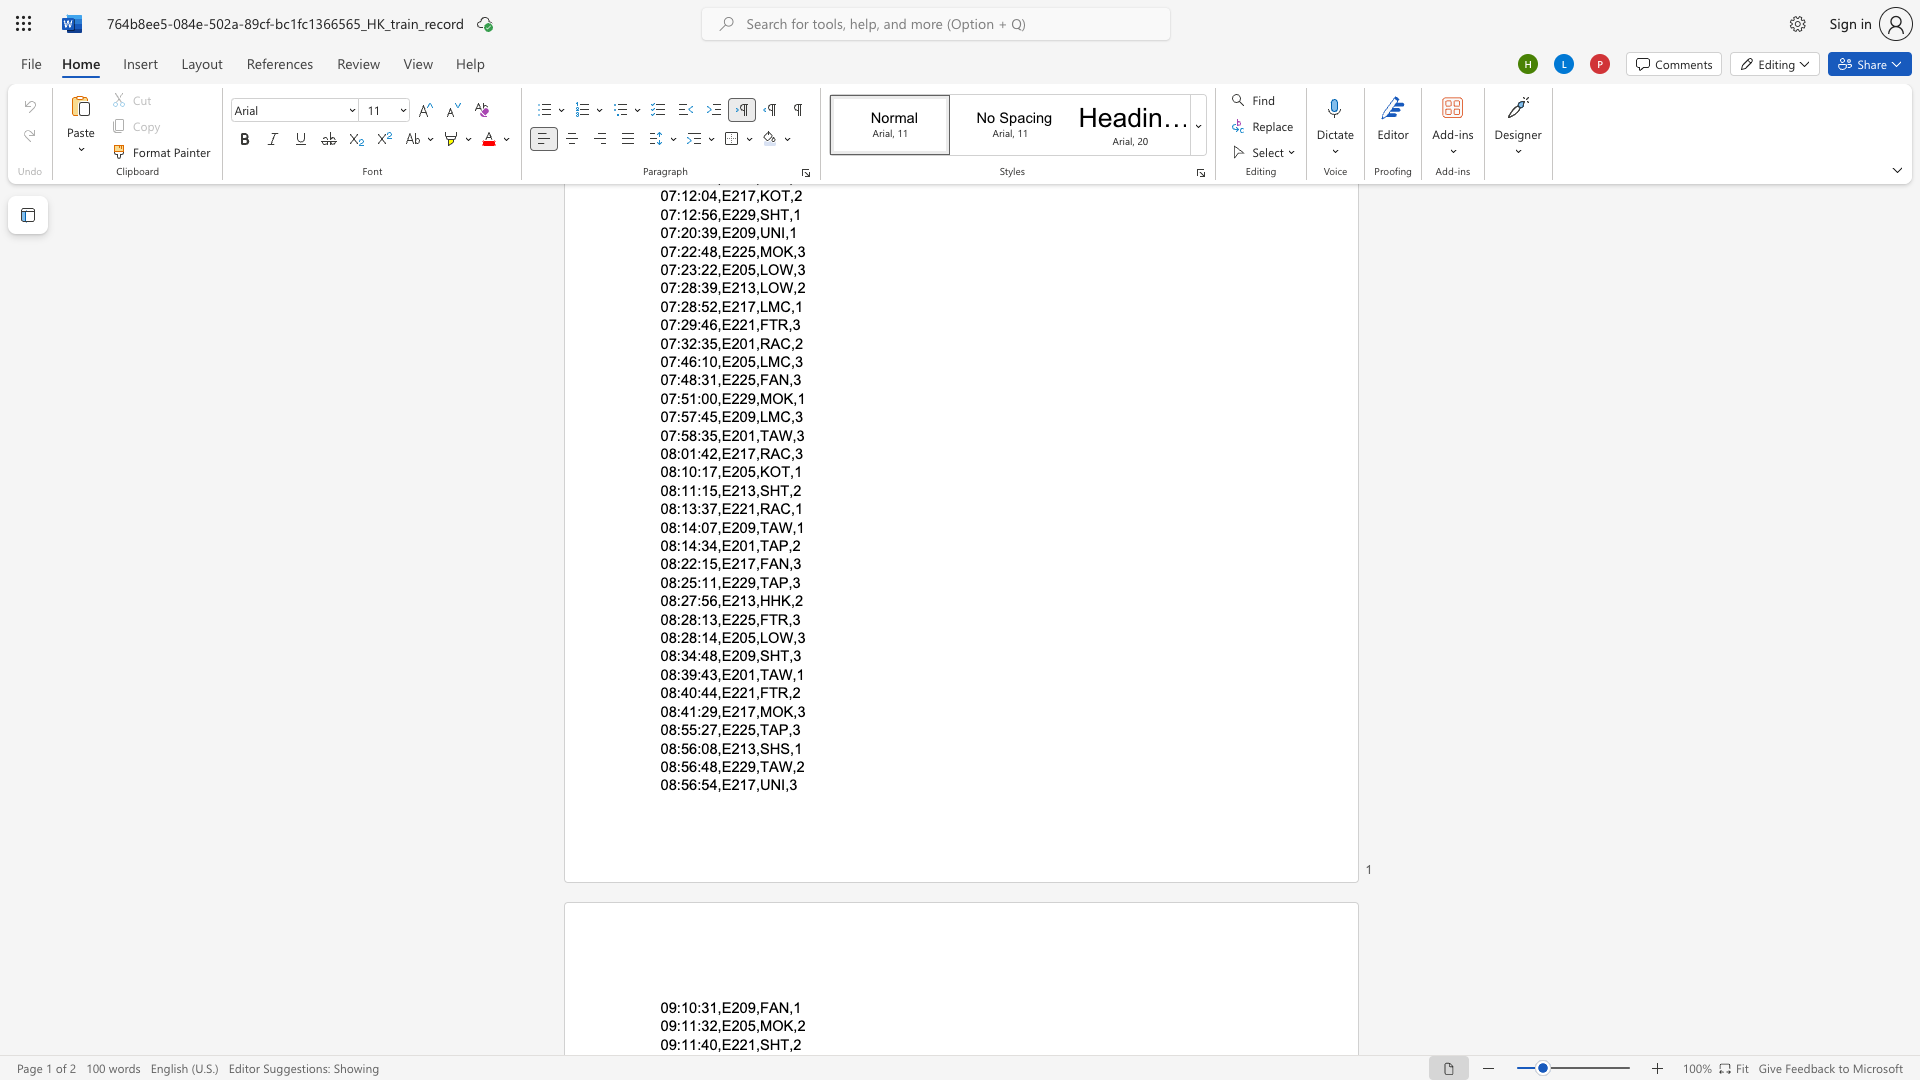  Describe the element at coordinates (738, 656) in the screenshot. I see `the subset text "09," within the text "08:34:48,E209,SHT,3"` at that location.